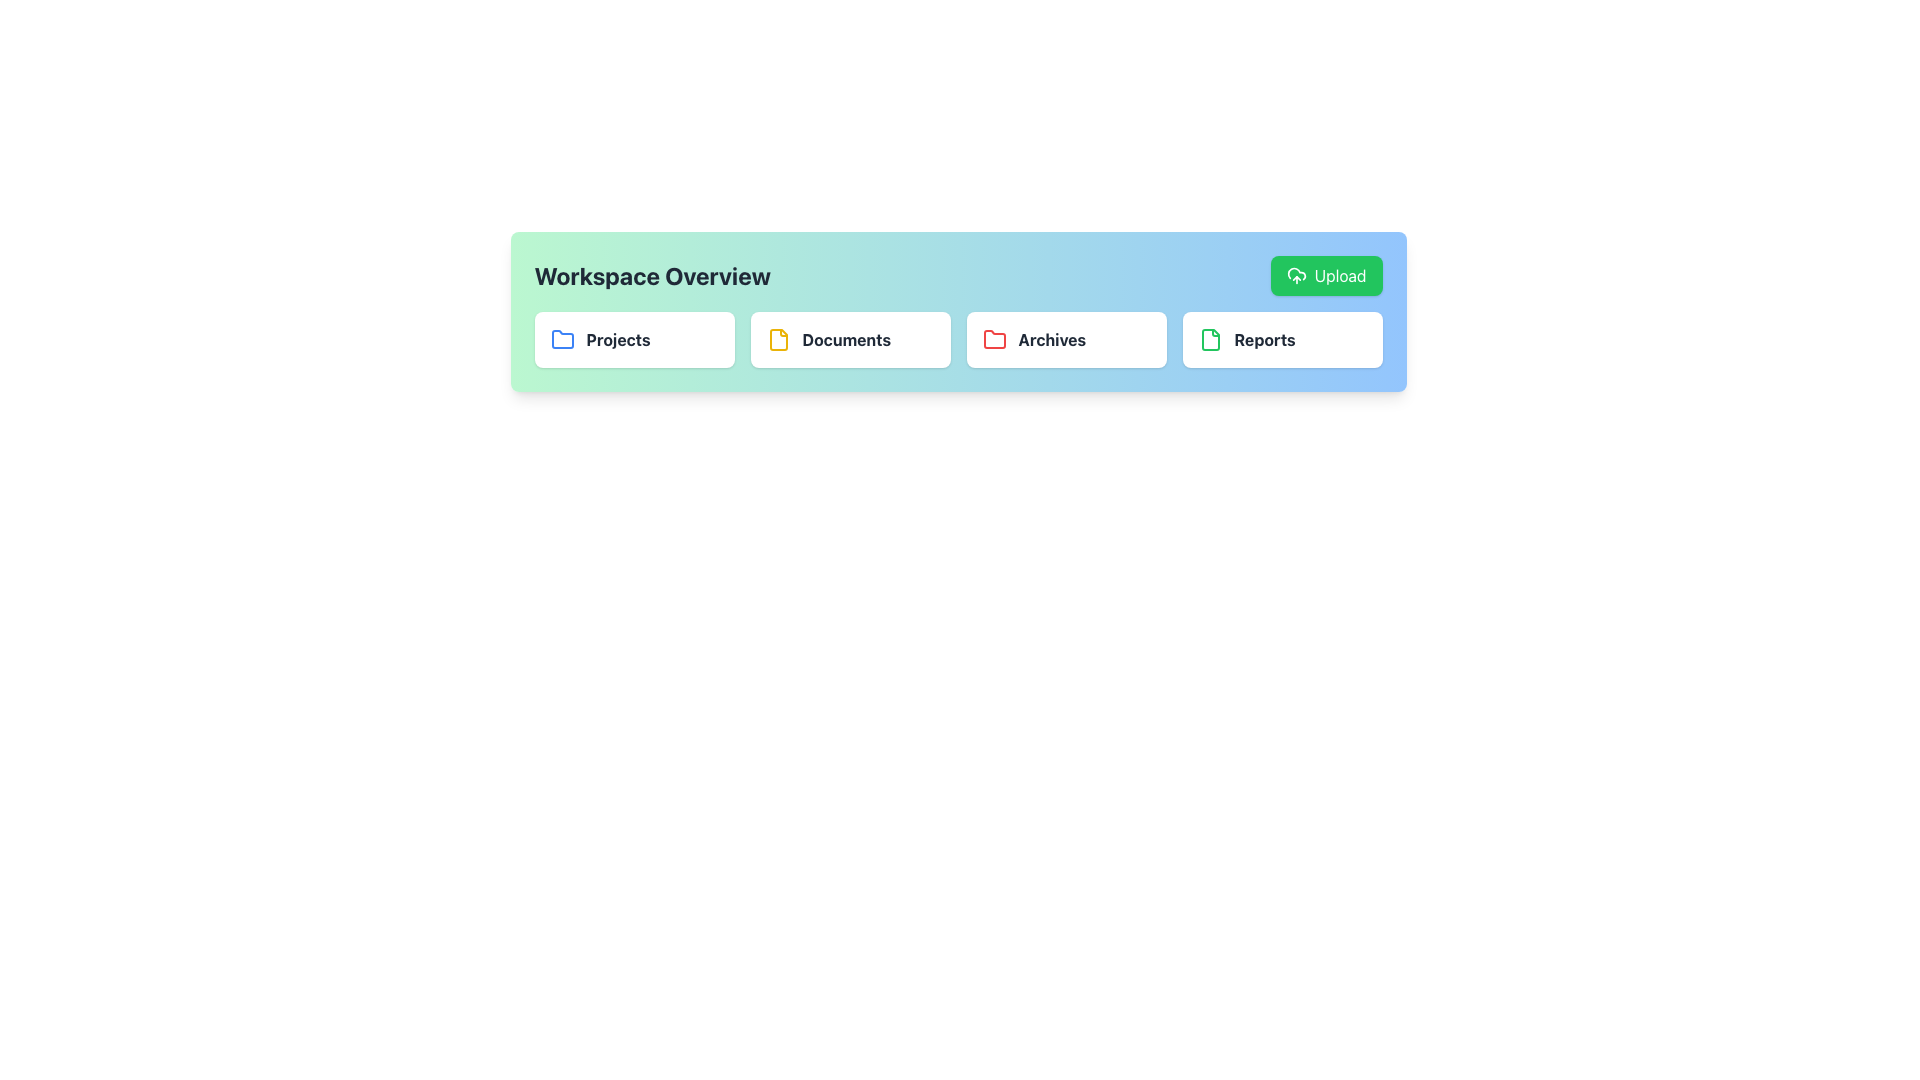 The width and height of the screenshot is (1920, 1080). I want to click on the white rectangular Content Card labeled 'Archives', which is the third card in a horizontal grid layout, so click(1065, 338).